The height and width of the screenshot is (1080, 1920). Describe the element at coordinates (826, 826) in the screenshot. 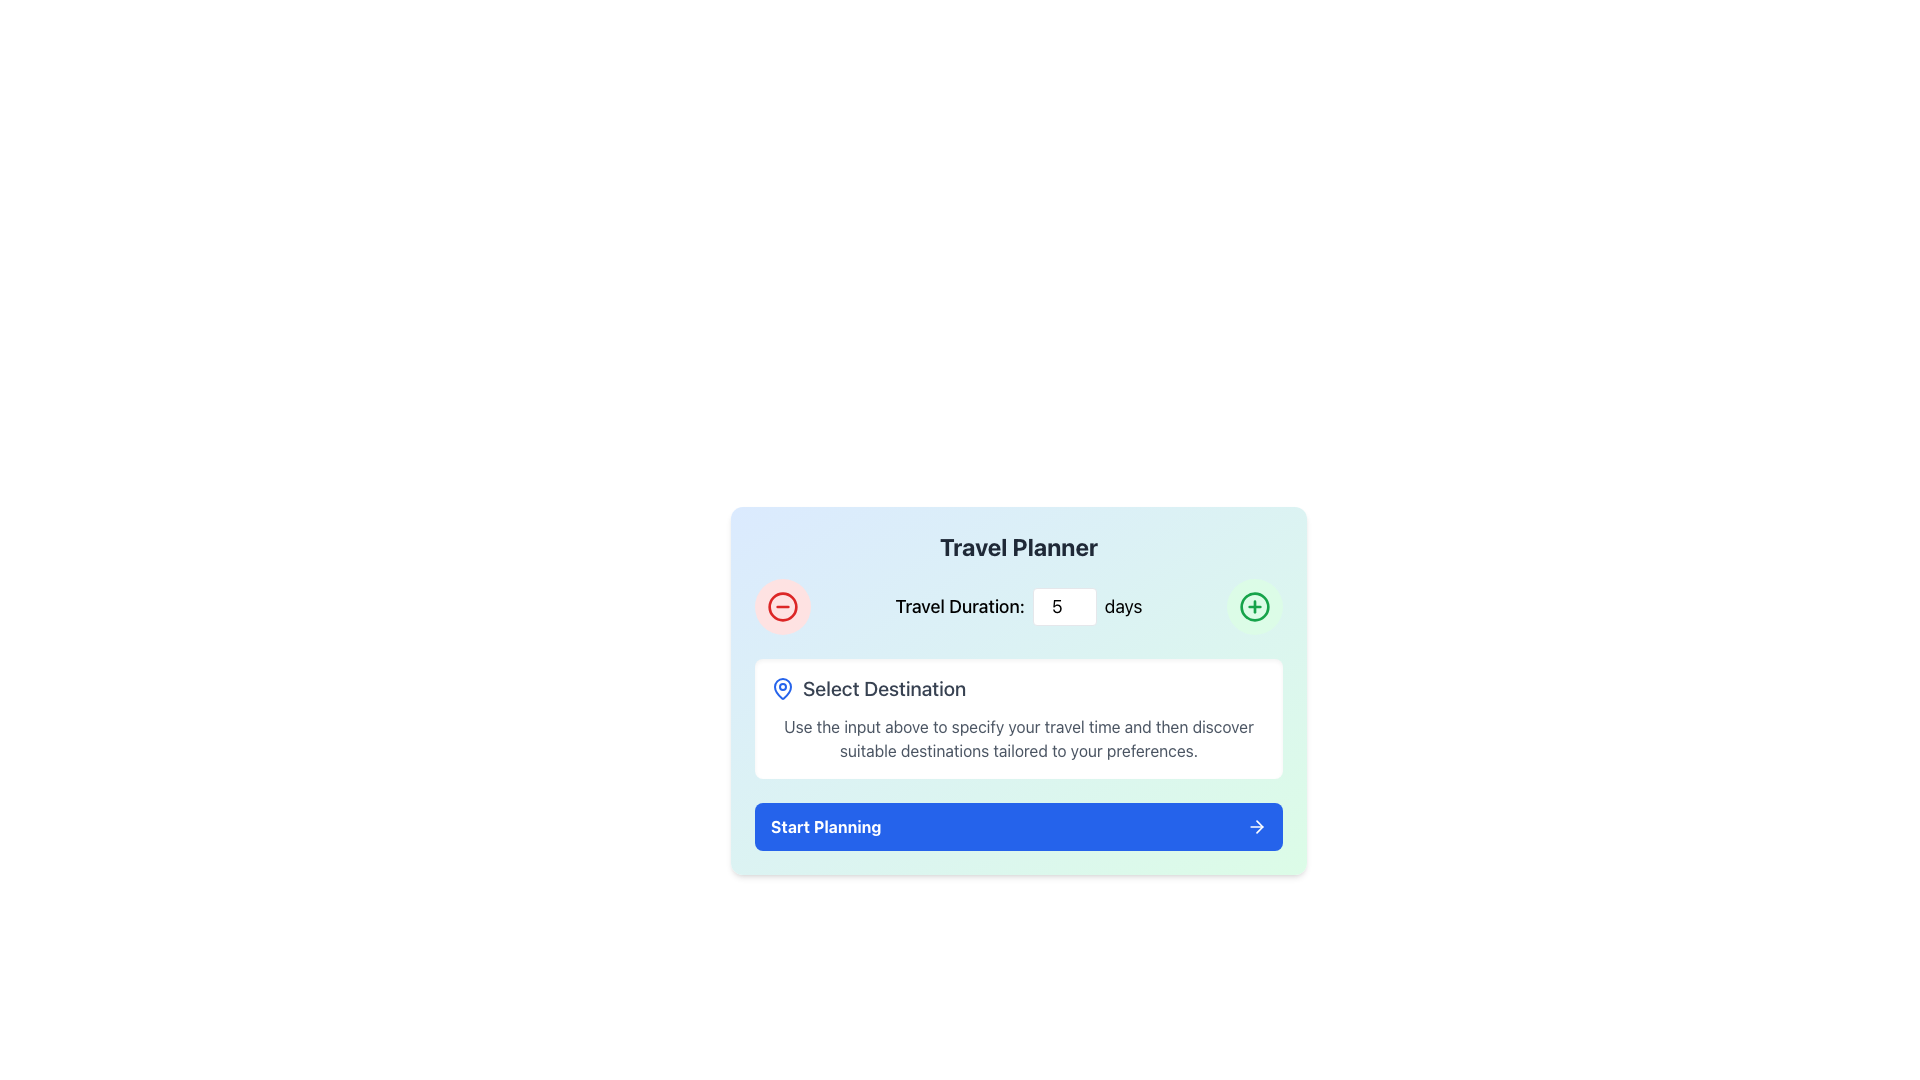

I see `the blue rectangular button labeled 'Start Planning' located towards the bottom of the interface` at that location.